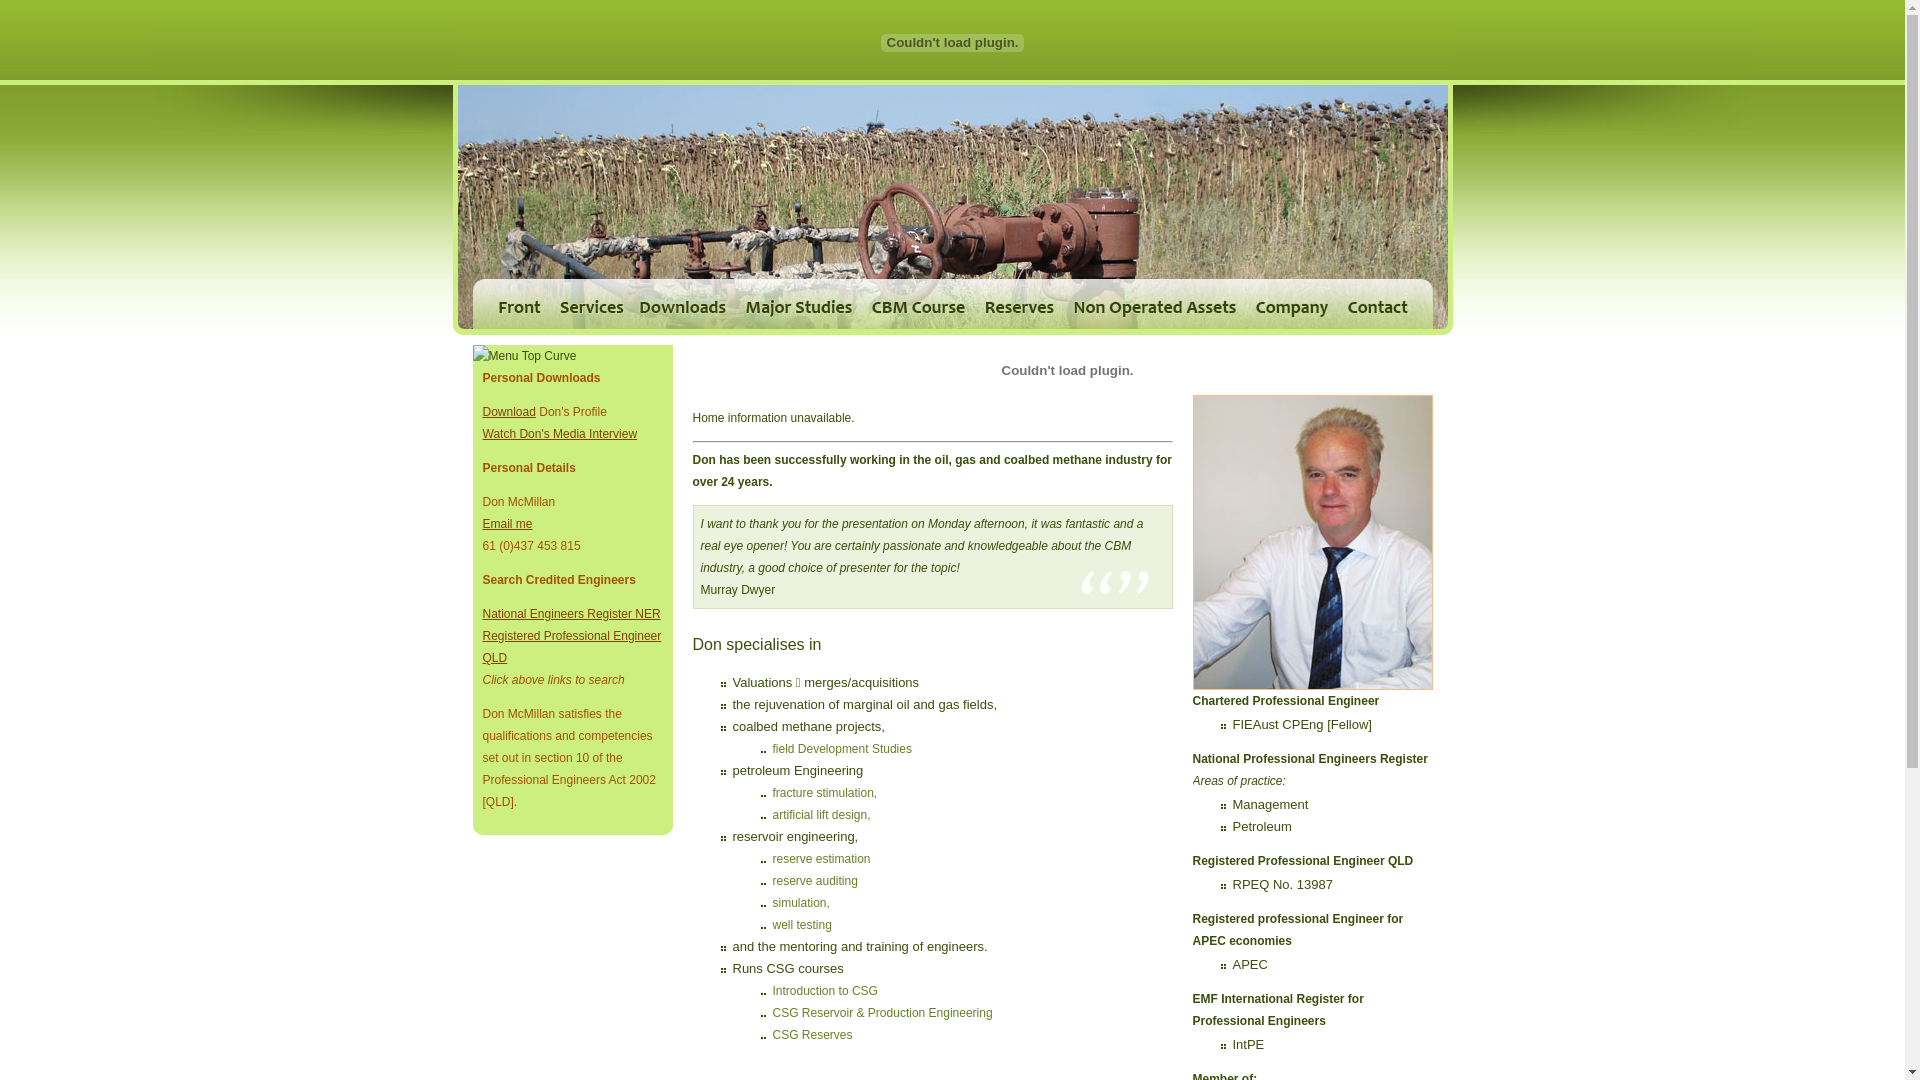 The image size is (1920, 1080). I want to click on 'downloads', so click(682, 304).